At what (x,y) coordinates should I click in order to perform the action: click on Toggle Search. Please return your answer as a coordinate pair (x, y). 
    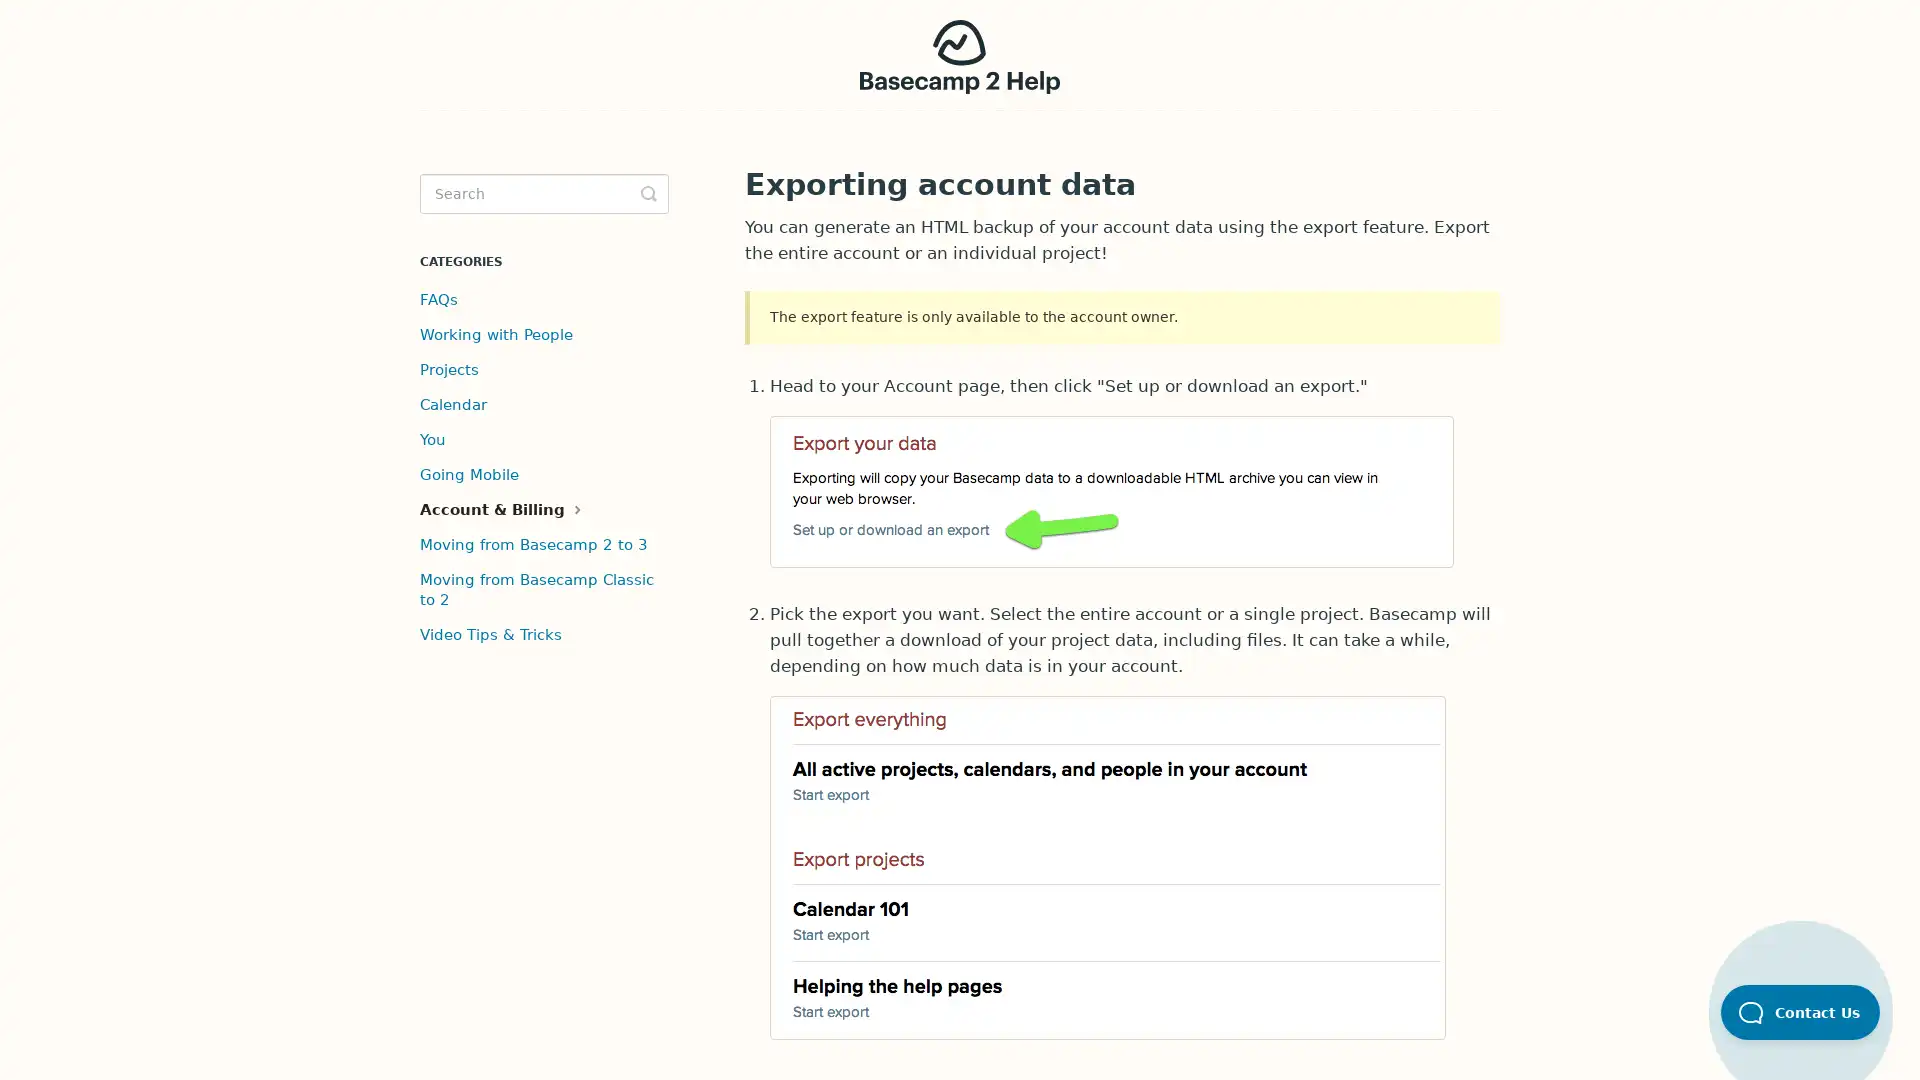
    Looking at the image, I should click on (648, 193).